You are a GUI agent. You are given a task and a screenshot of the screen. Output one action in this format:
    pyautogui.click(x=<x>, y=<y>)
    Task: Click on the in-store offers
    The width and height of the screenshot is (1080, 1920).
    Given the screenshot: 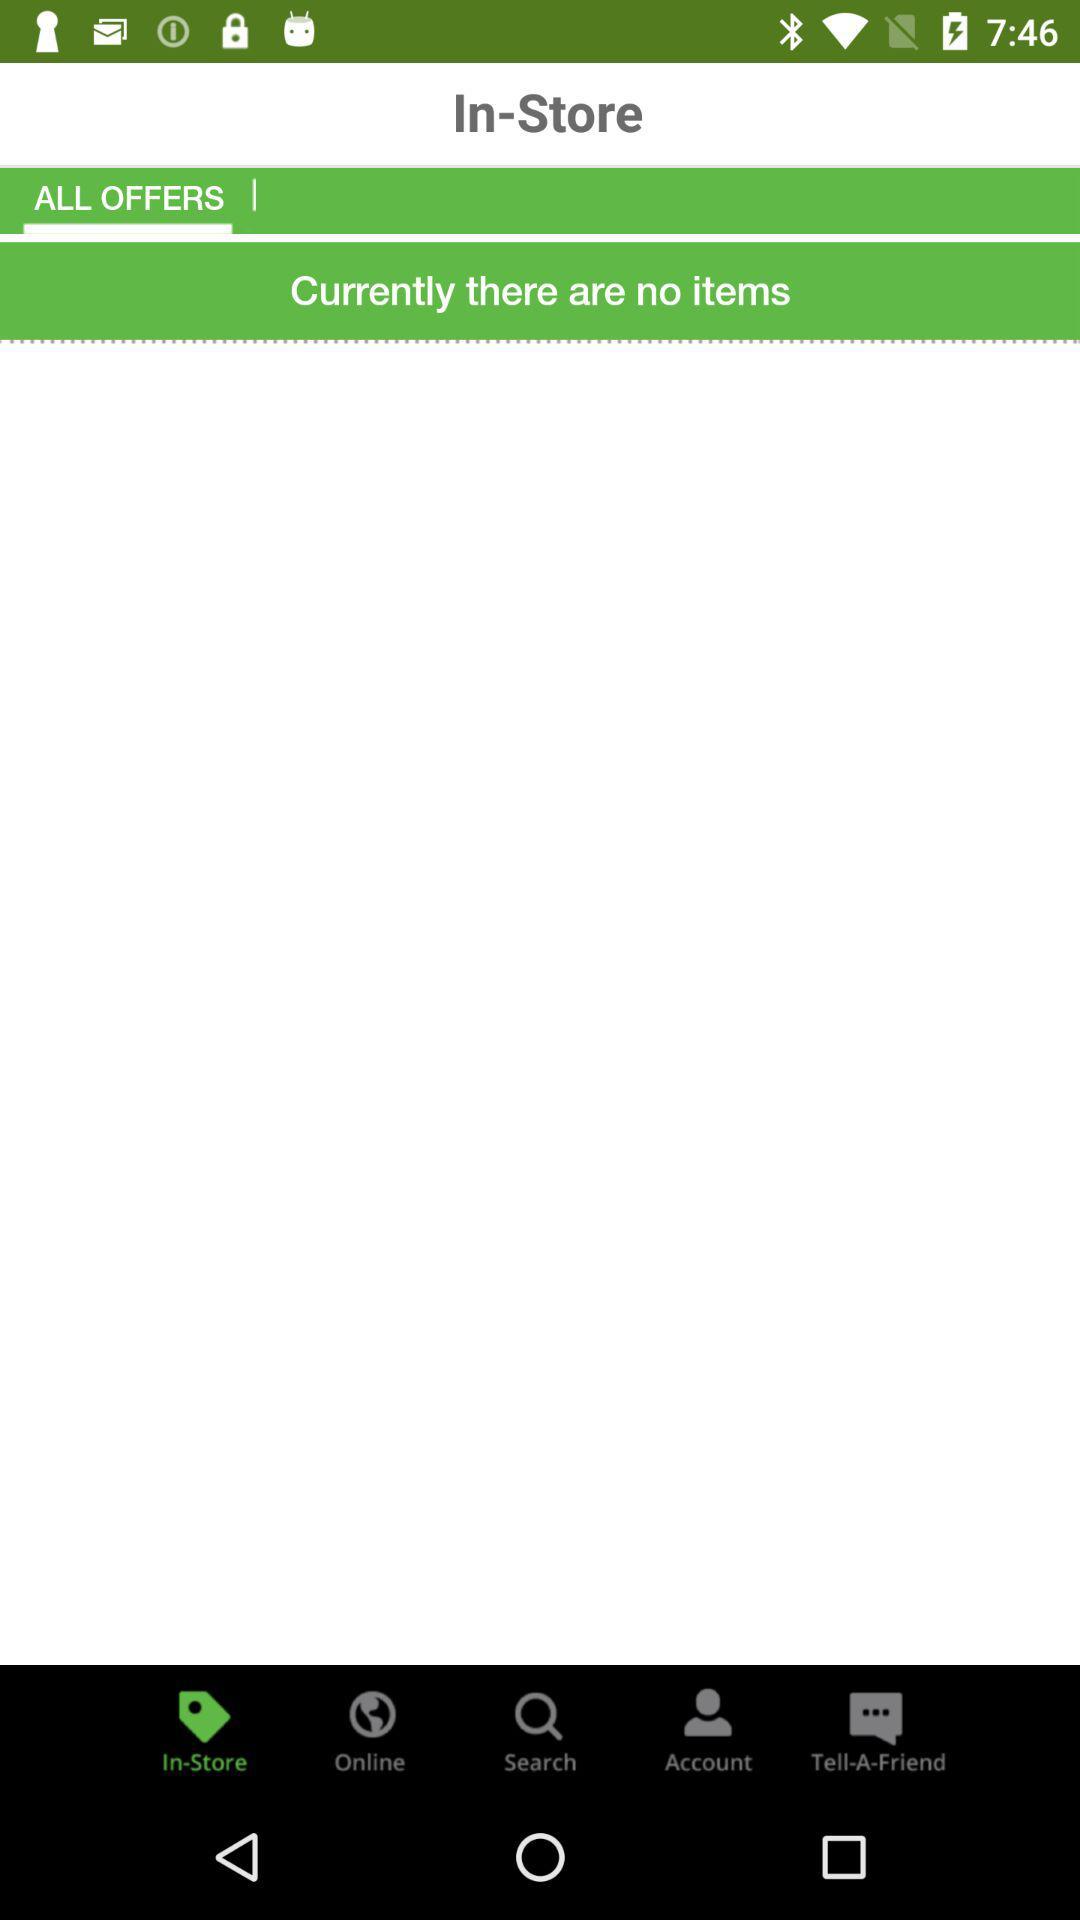 What is the action you would take?
    pyautogui.click(x=204, y=1728)
    